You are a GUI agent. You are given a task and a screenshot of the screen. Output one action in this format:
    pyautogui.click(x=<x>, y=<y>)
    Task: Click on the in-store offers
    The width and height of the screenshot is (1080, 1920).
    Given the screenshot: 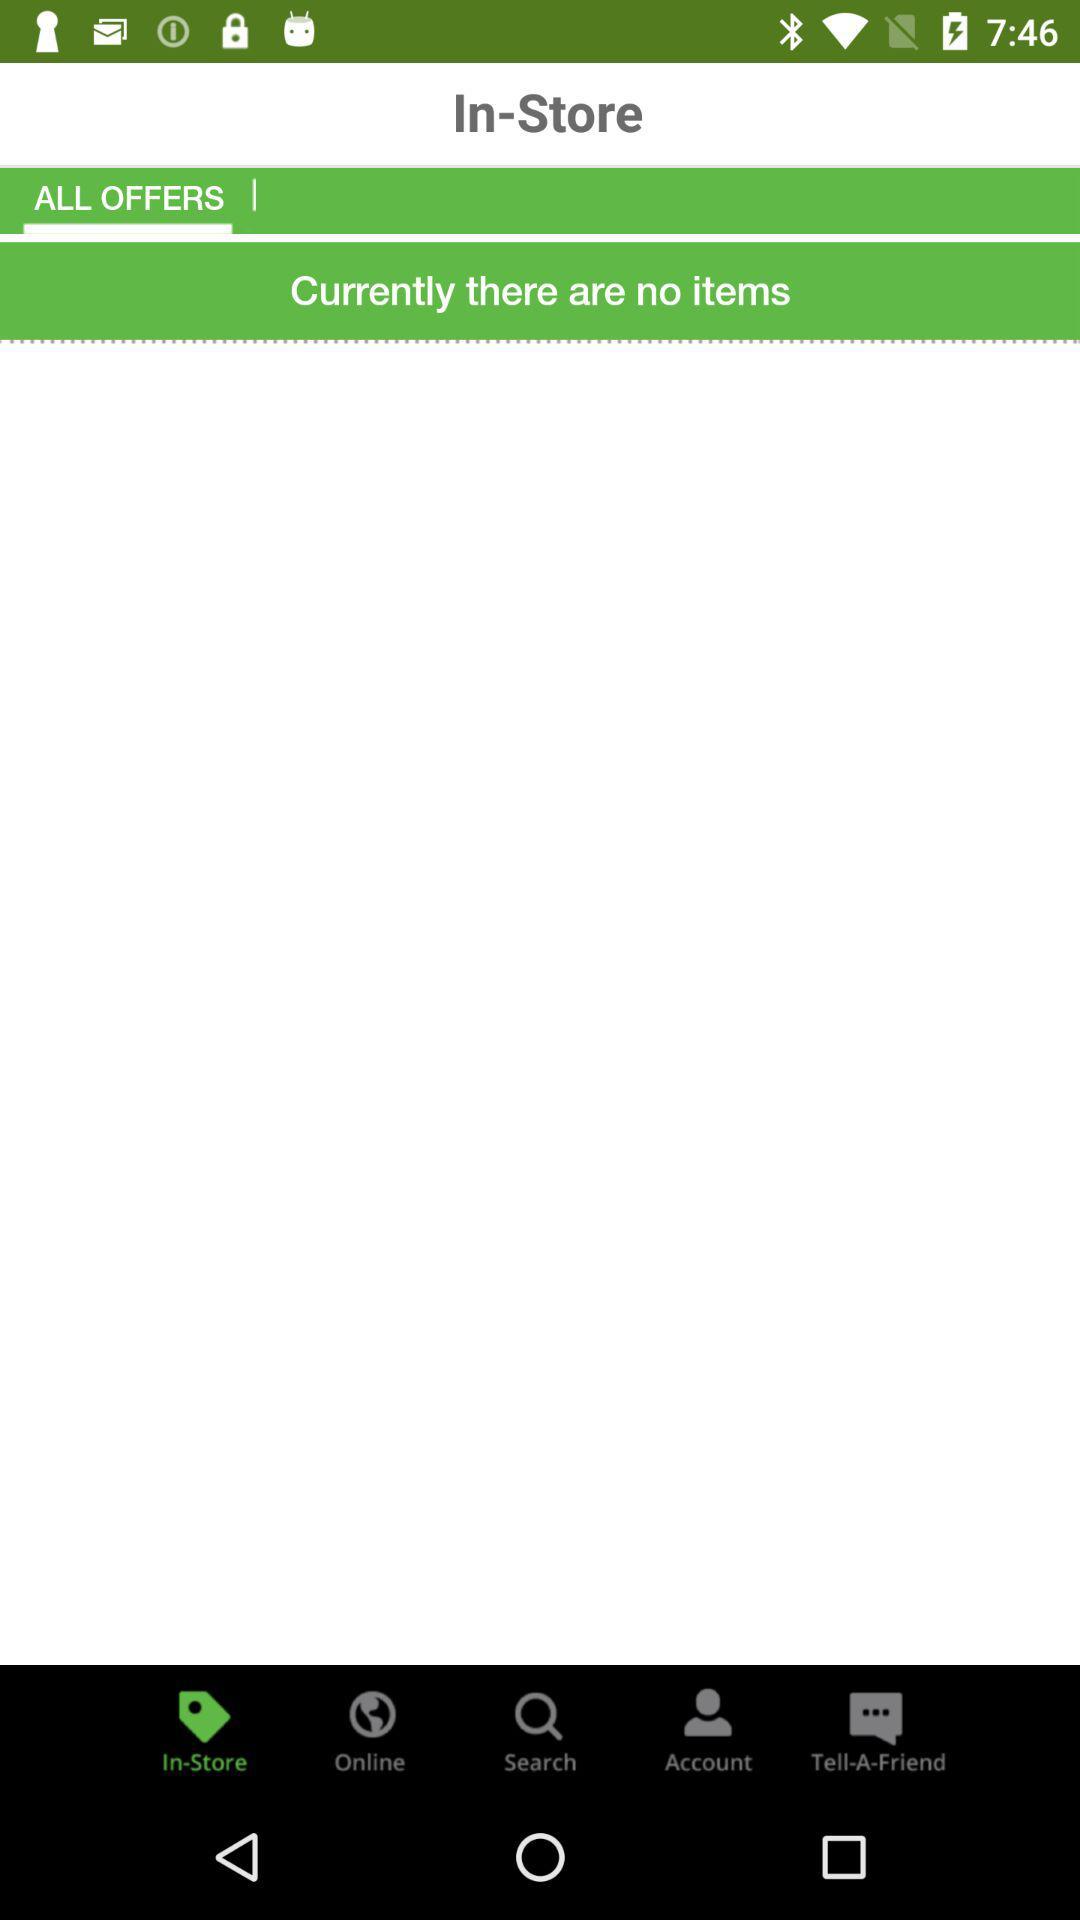 What is the action you would take?
    pyautogui.click(x=204, y=1728)
    